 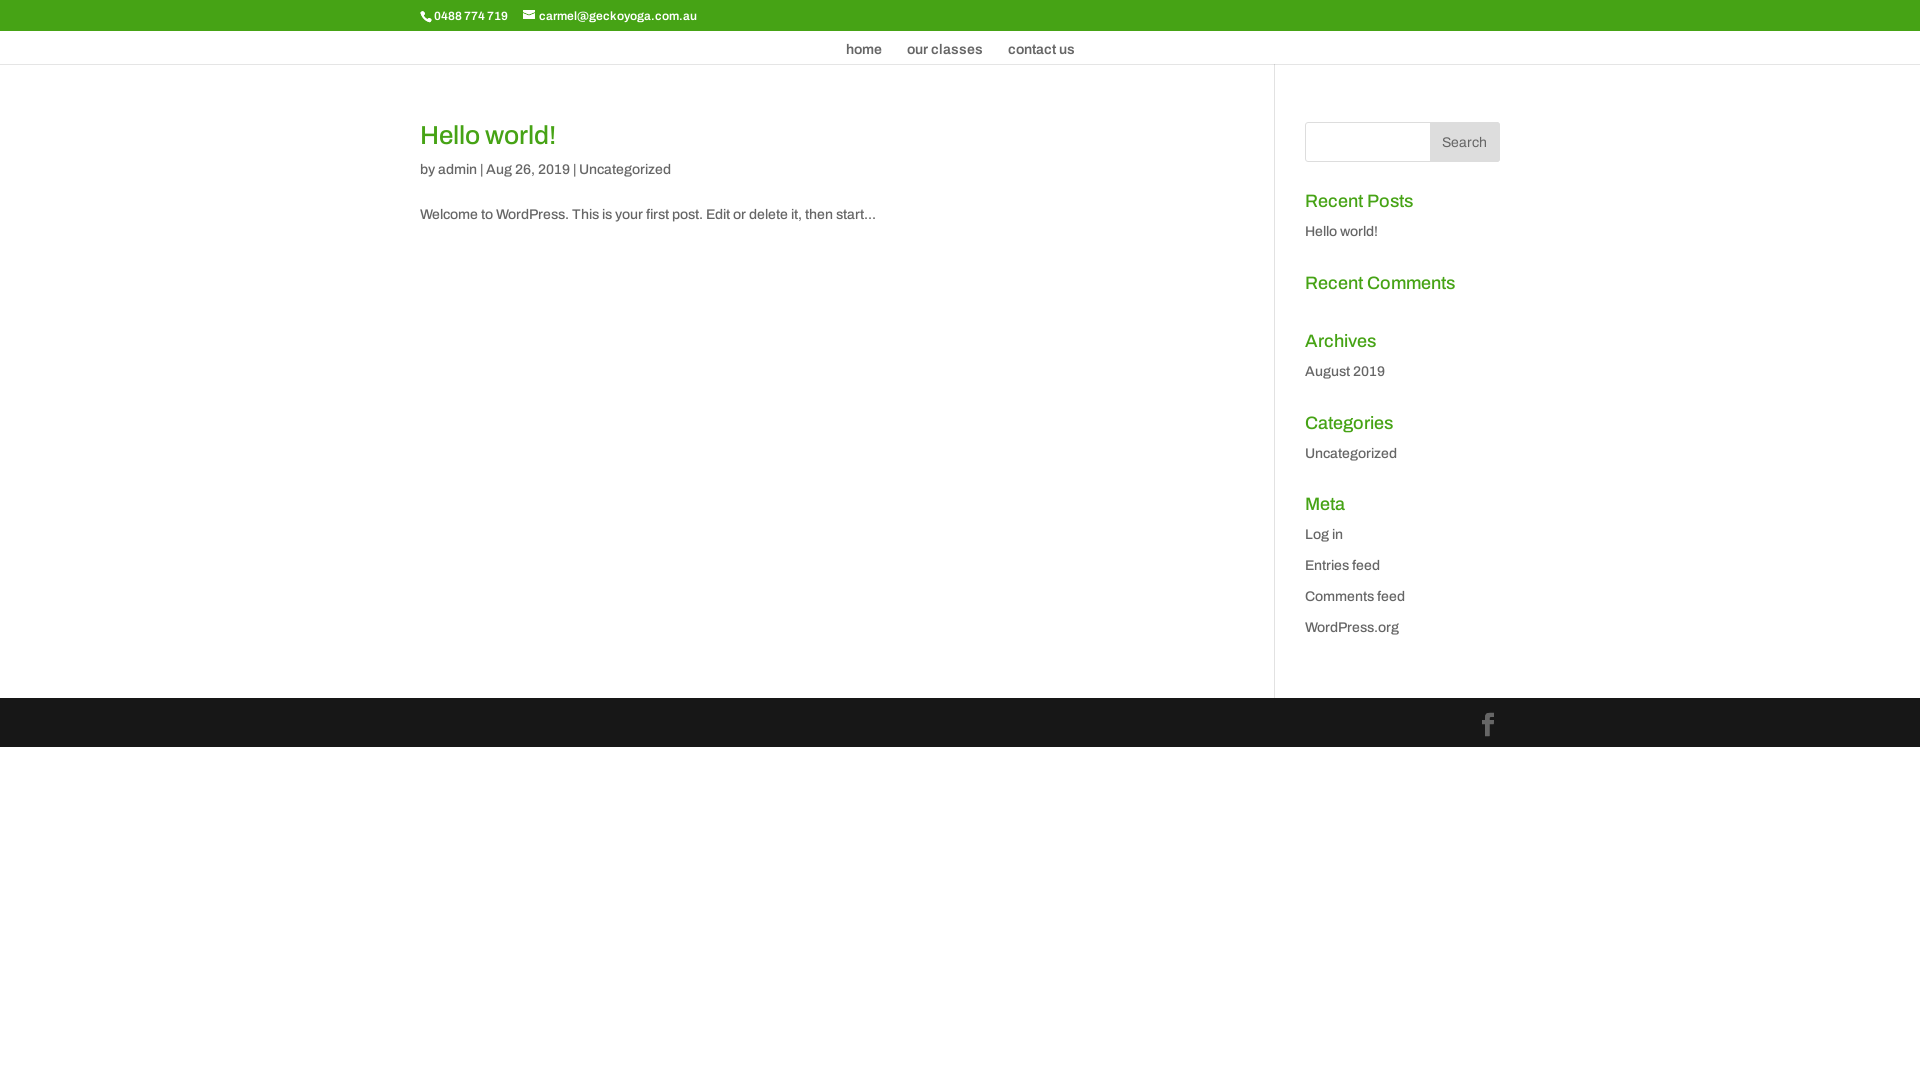 What do you see at coordinates (1354, 595) in the screenshot?
I see `'Comments feed'` at bounding box center [1354, 595].